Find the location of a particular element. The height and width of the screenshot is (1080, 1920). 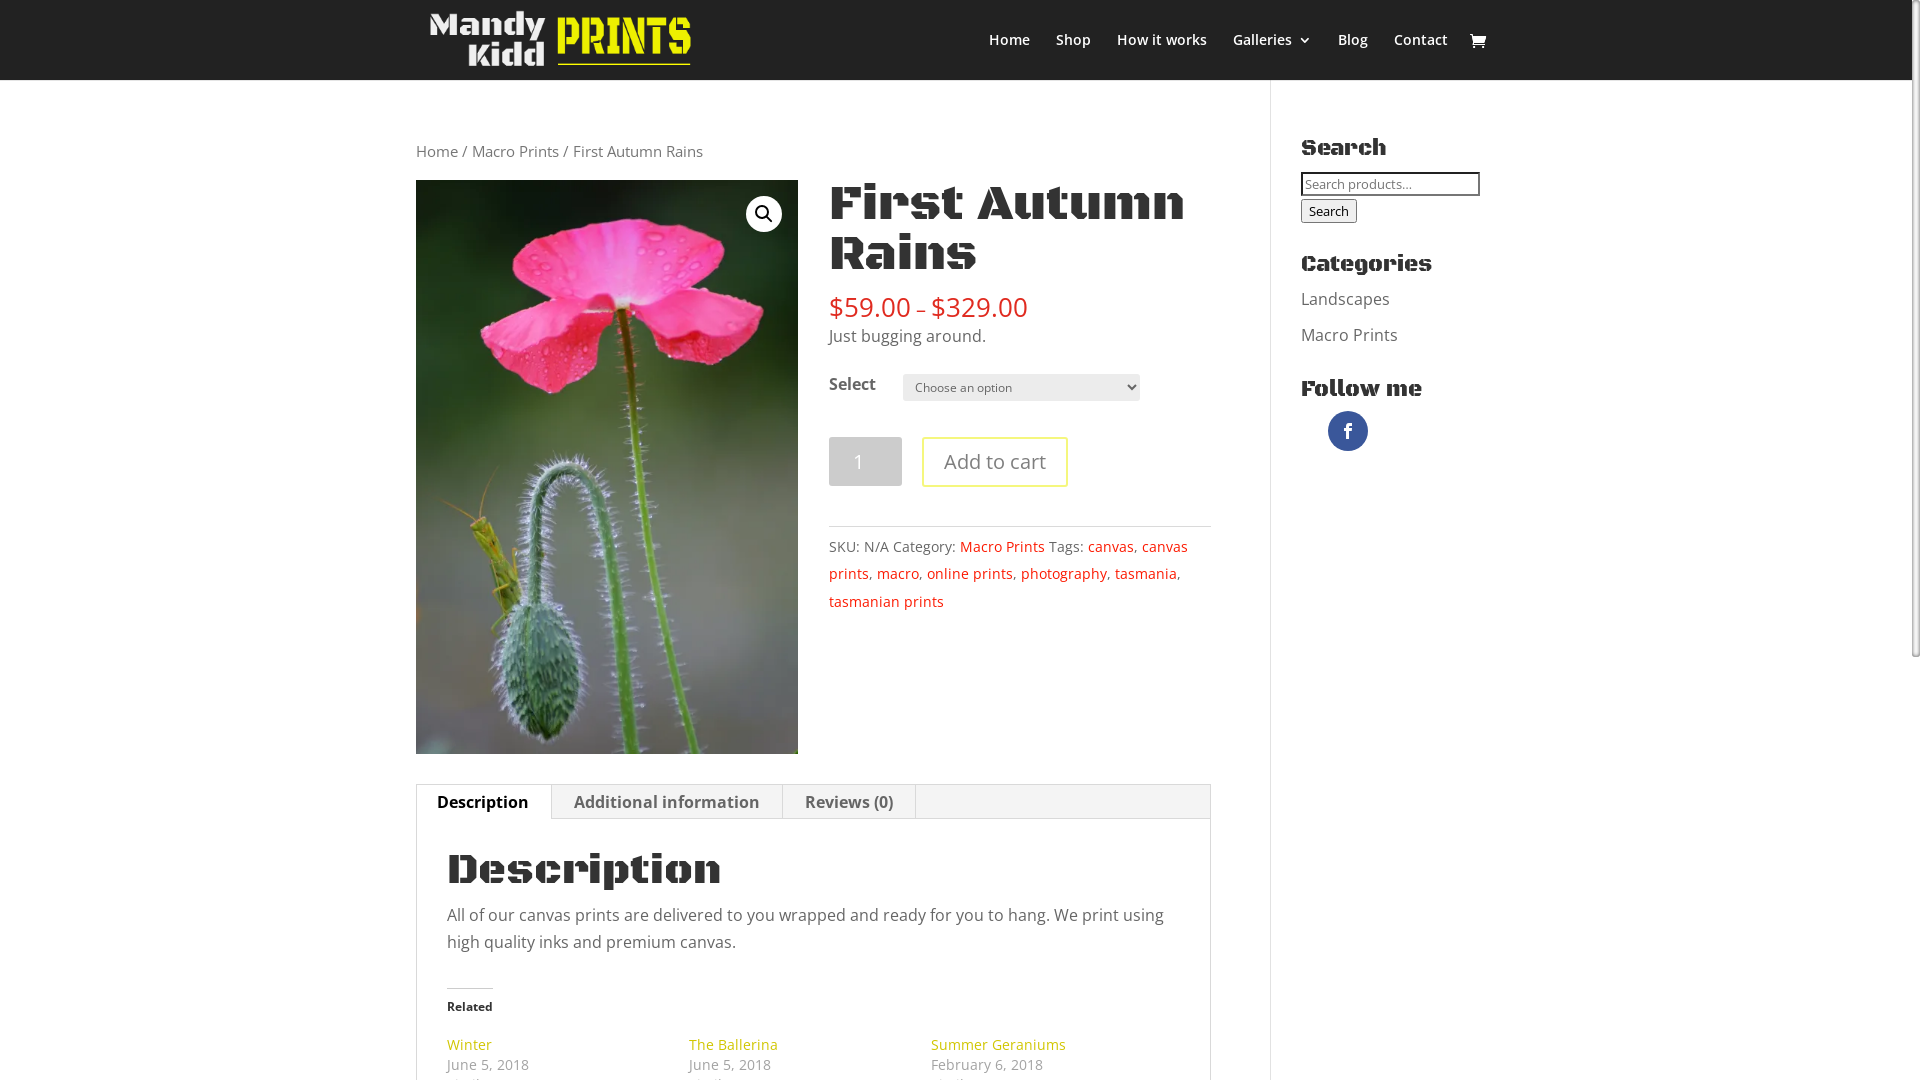

'tasmanian prints' is located at coordinates (885, 600).